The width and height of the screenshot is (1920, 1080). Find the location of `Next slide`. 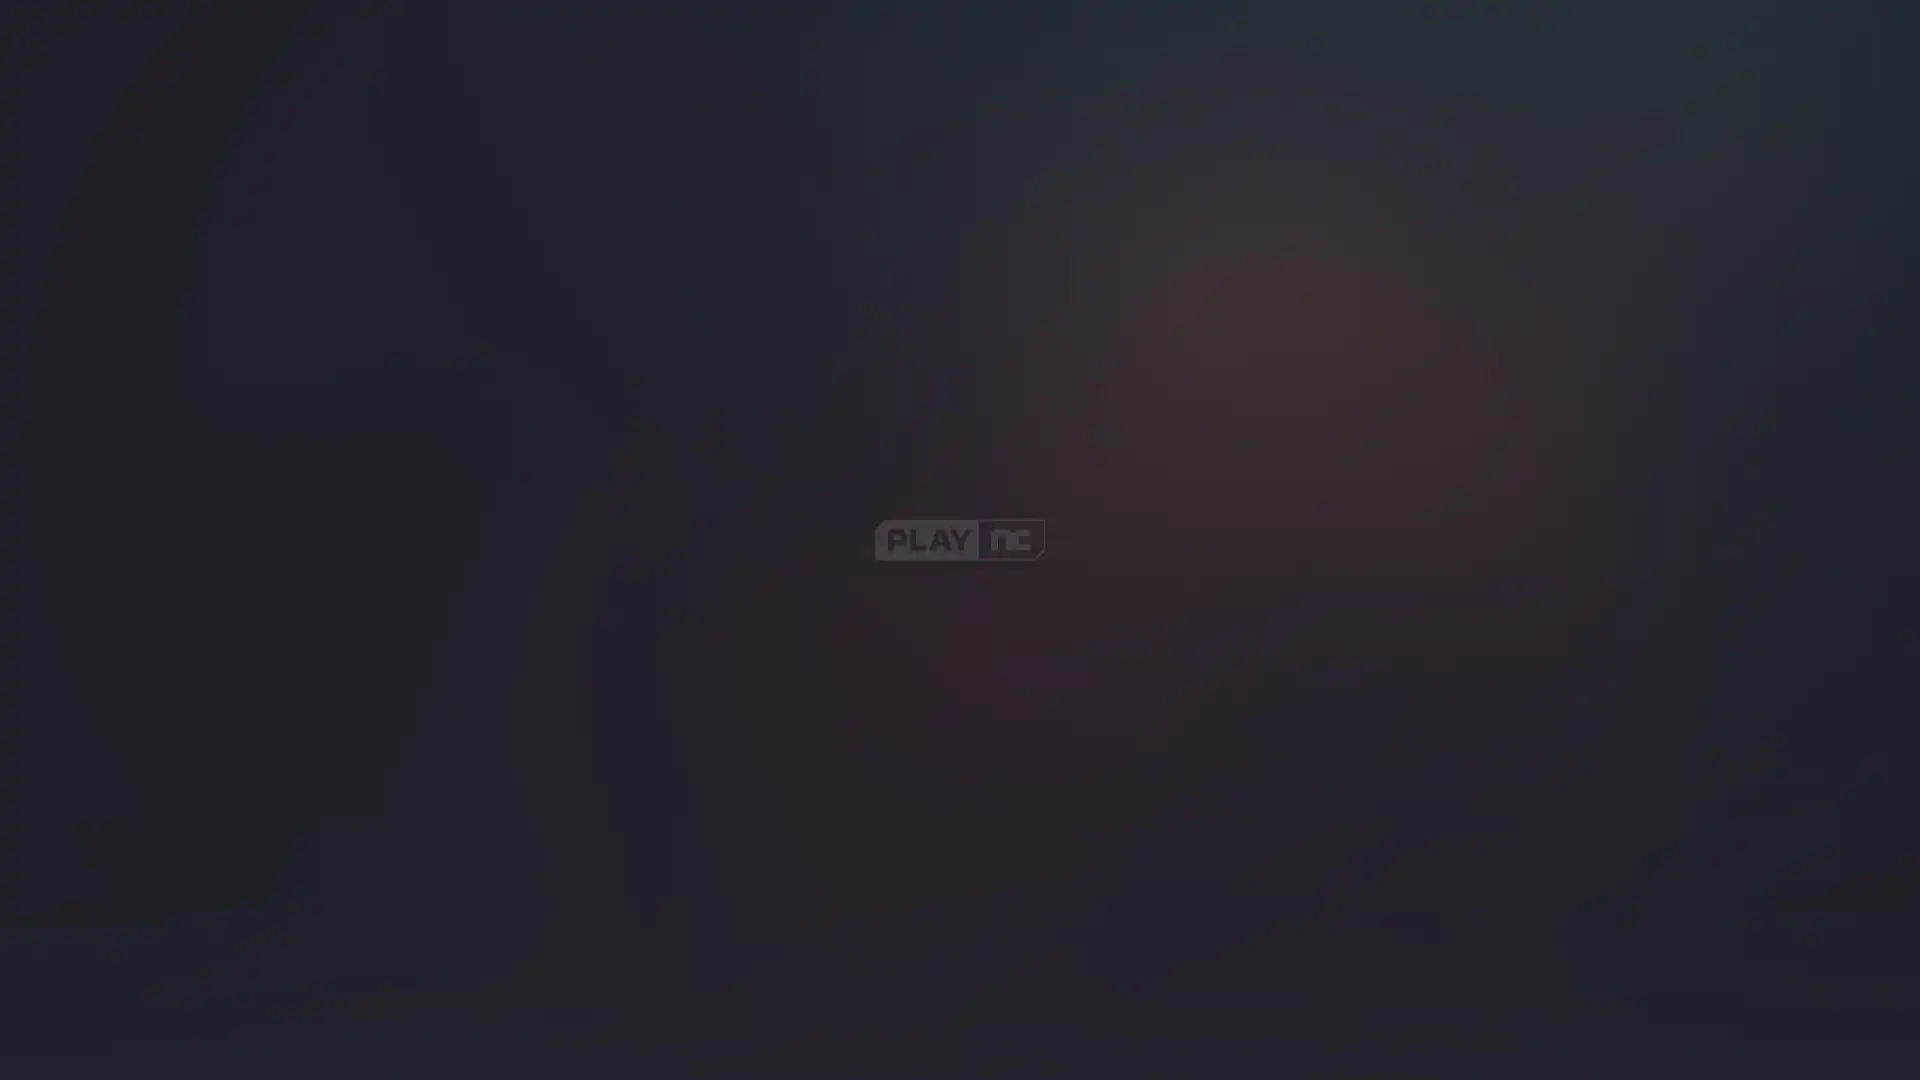

Next slide is located at coordinates (1673, 262).